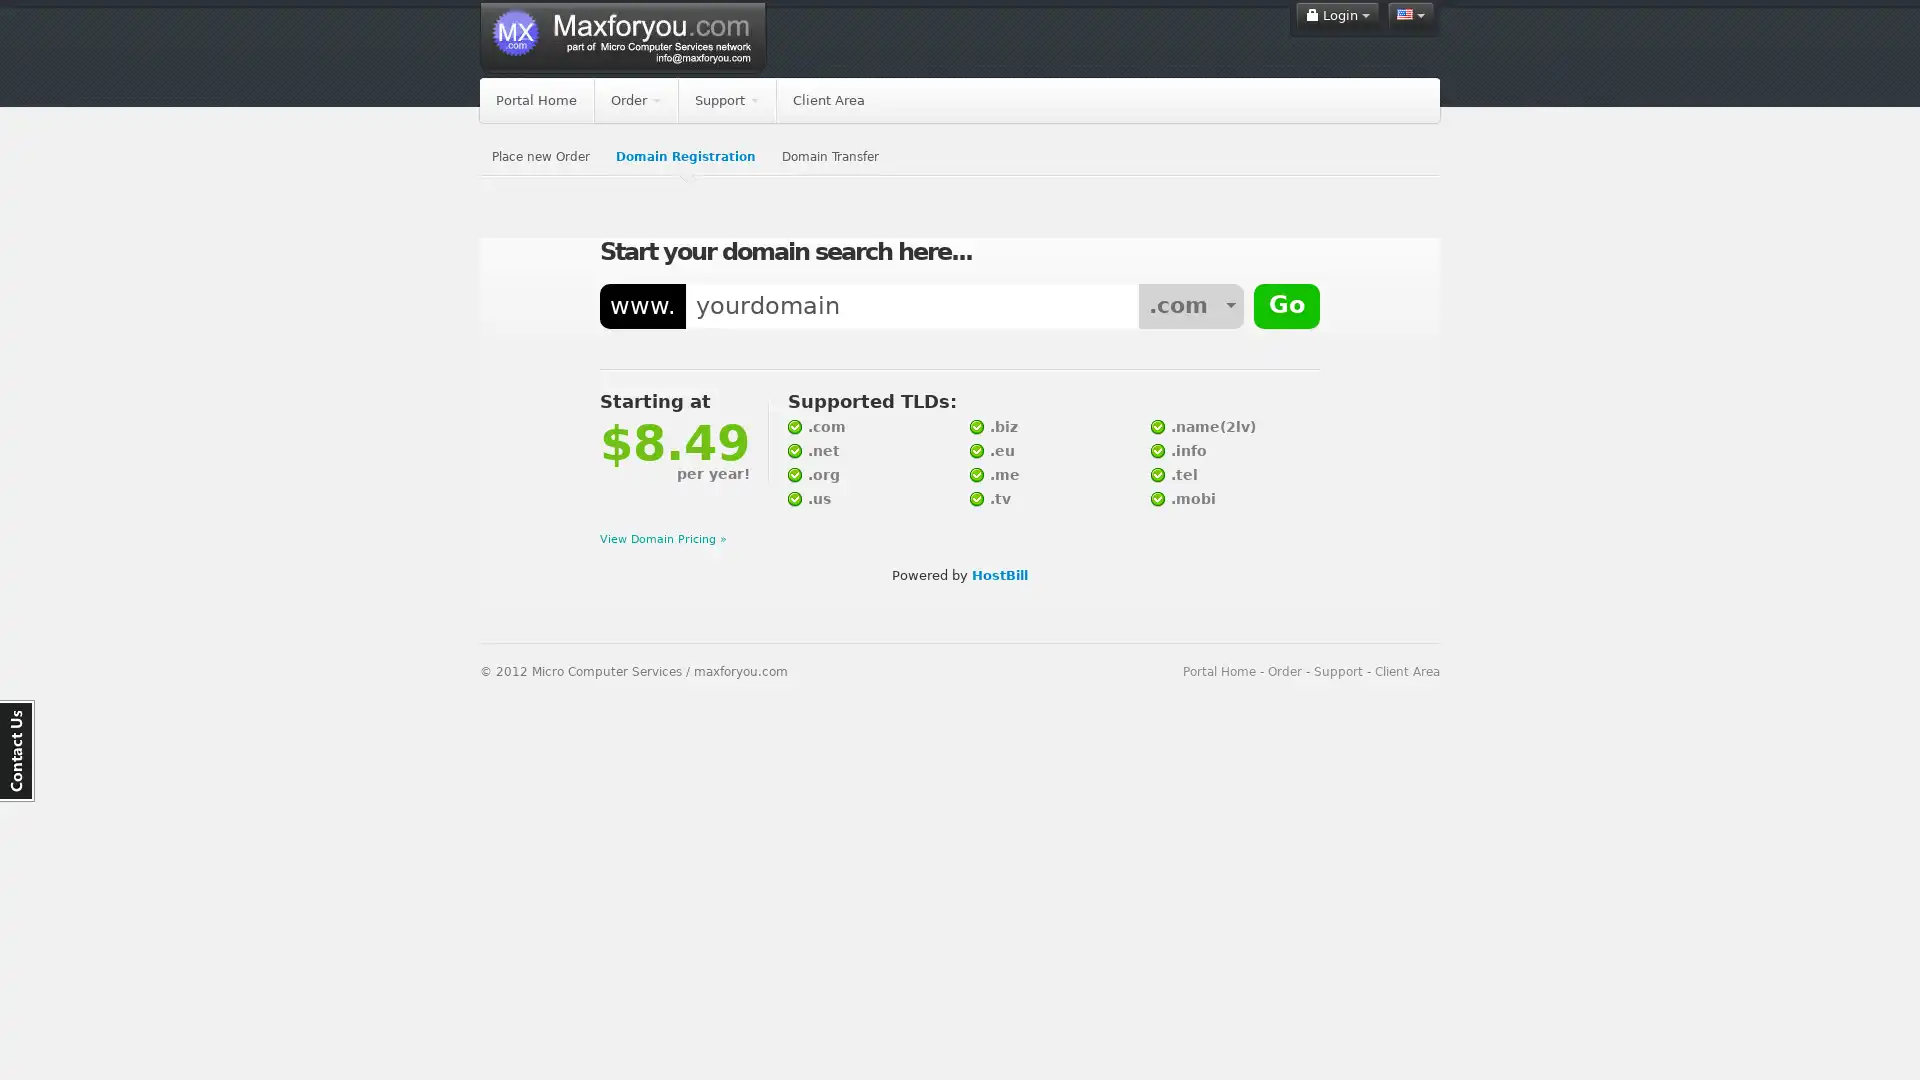  I want to click on English, so click(1410, 15).